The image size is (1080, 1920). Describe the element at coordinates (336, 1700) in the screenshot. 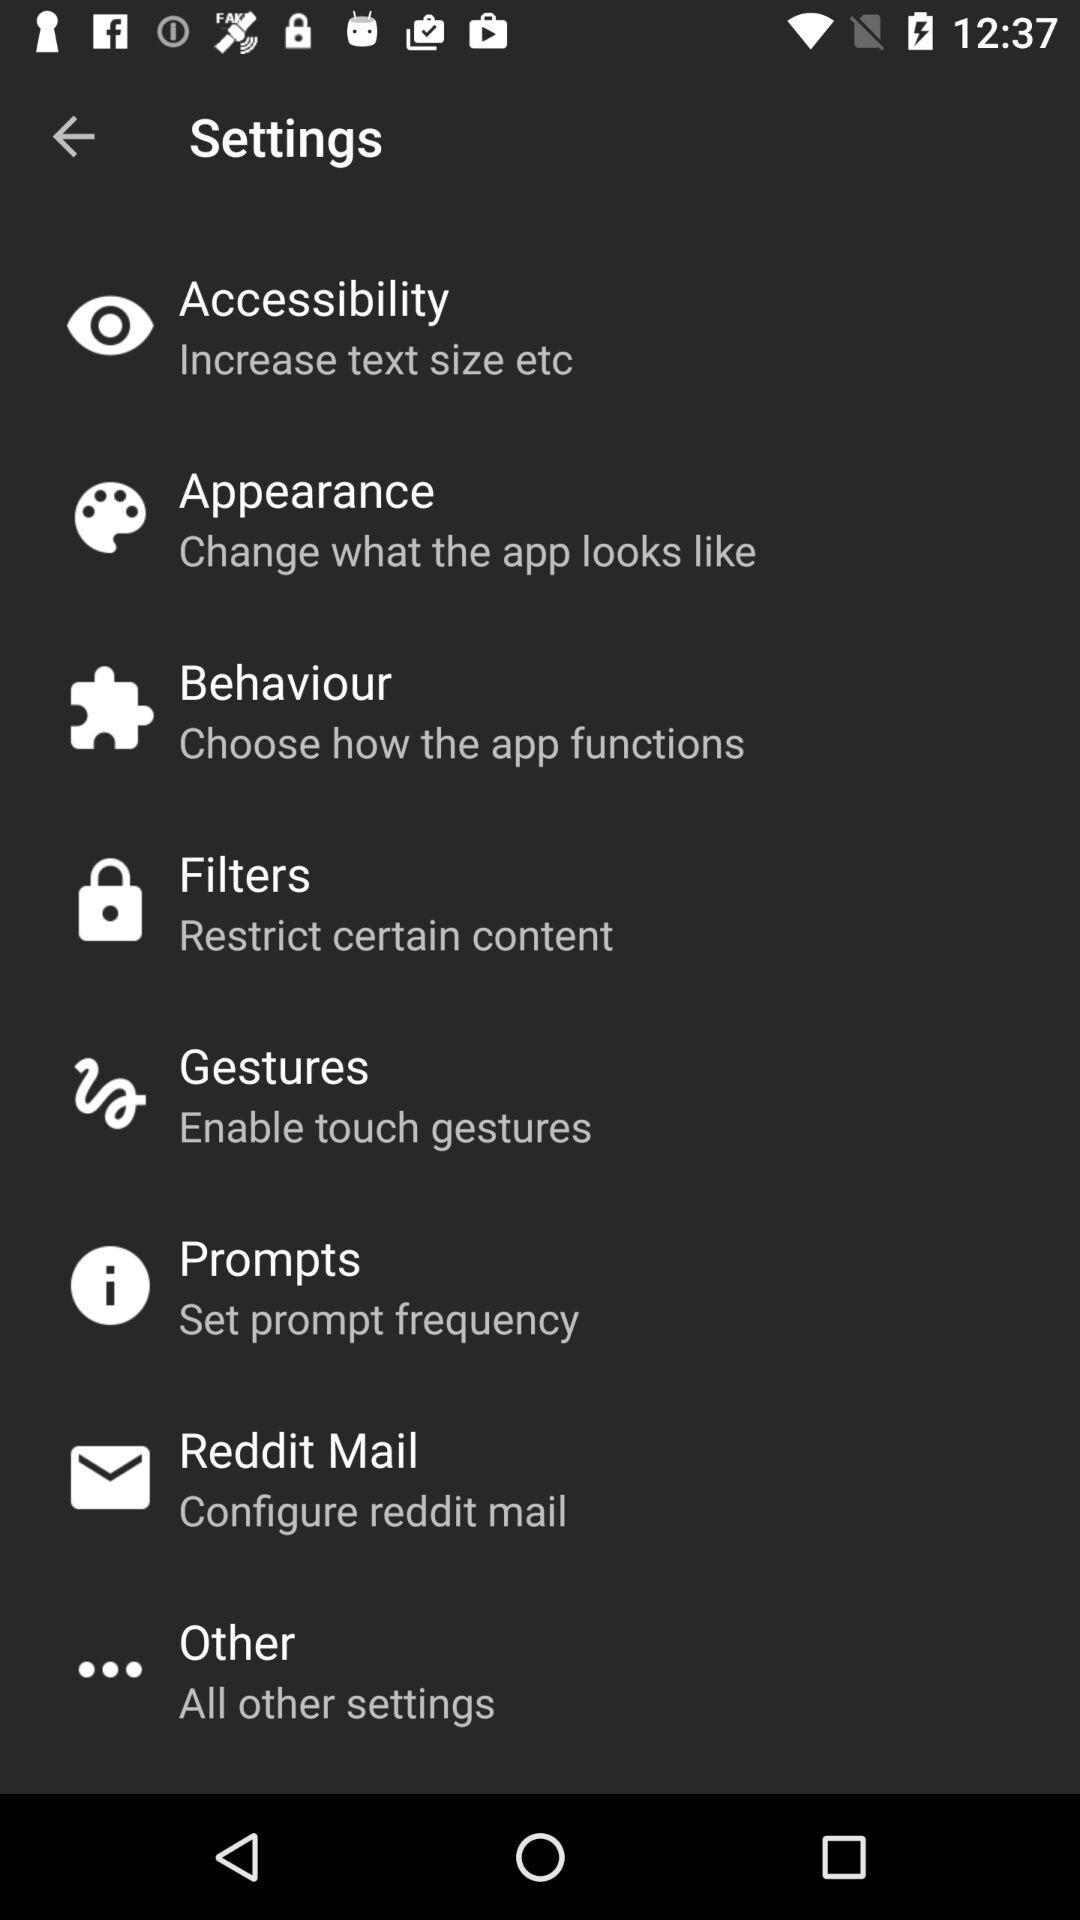

I see `the icon below the other icon` at that location.